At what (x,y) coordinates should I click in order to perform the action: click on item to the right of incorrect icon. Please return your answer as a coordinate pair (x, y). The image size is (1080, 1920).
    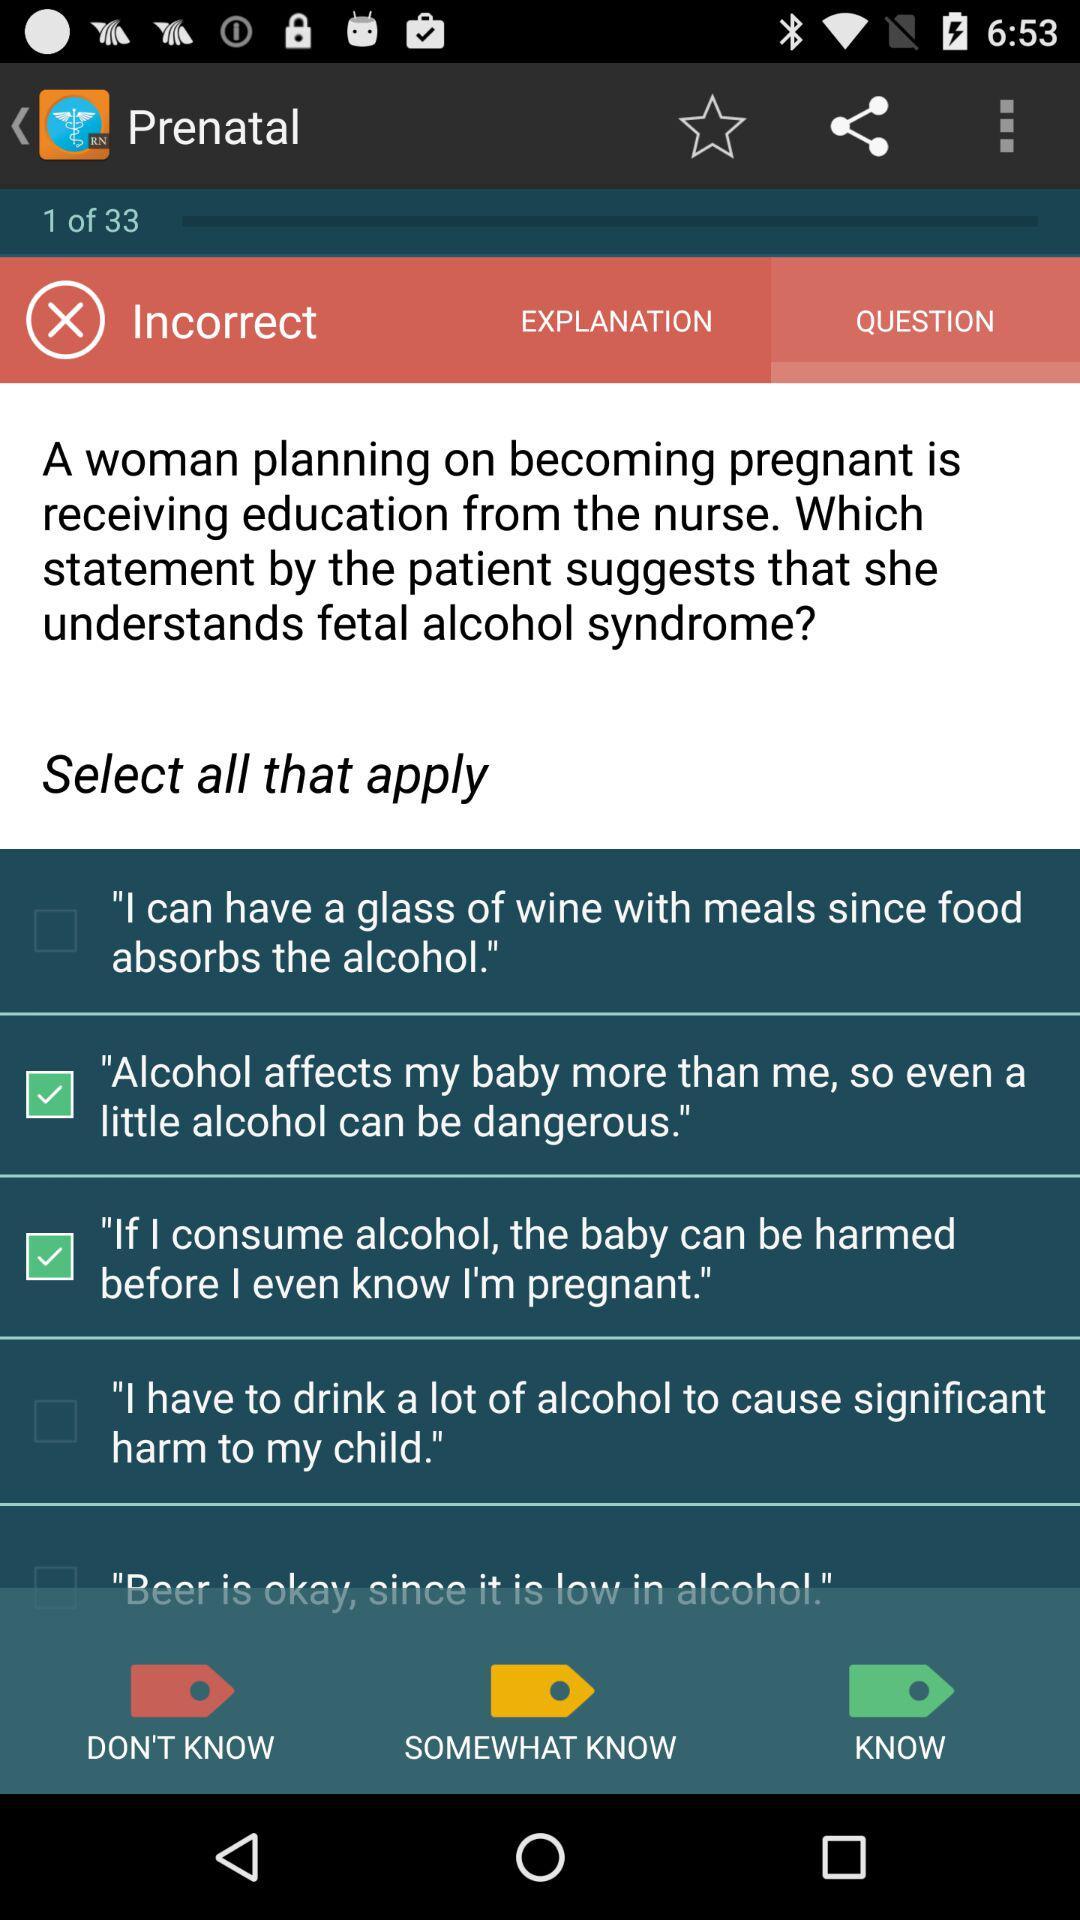
    Looking at the image, I should click on (615, 320).